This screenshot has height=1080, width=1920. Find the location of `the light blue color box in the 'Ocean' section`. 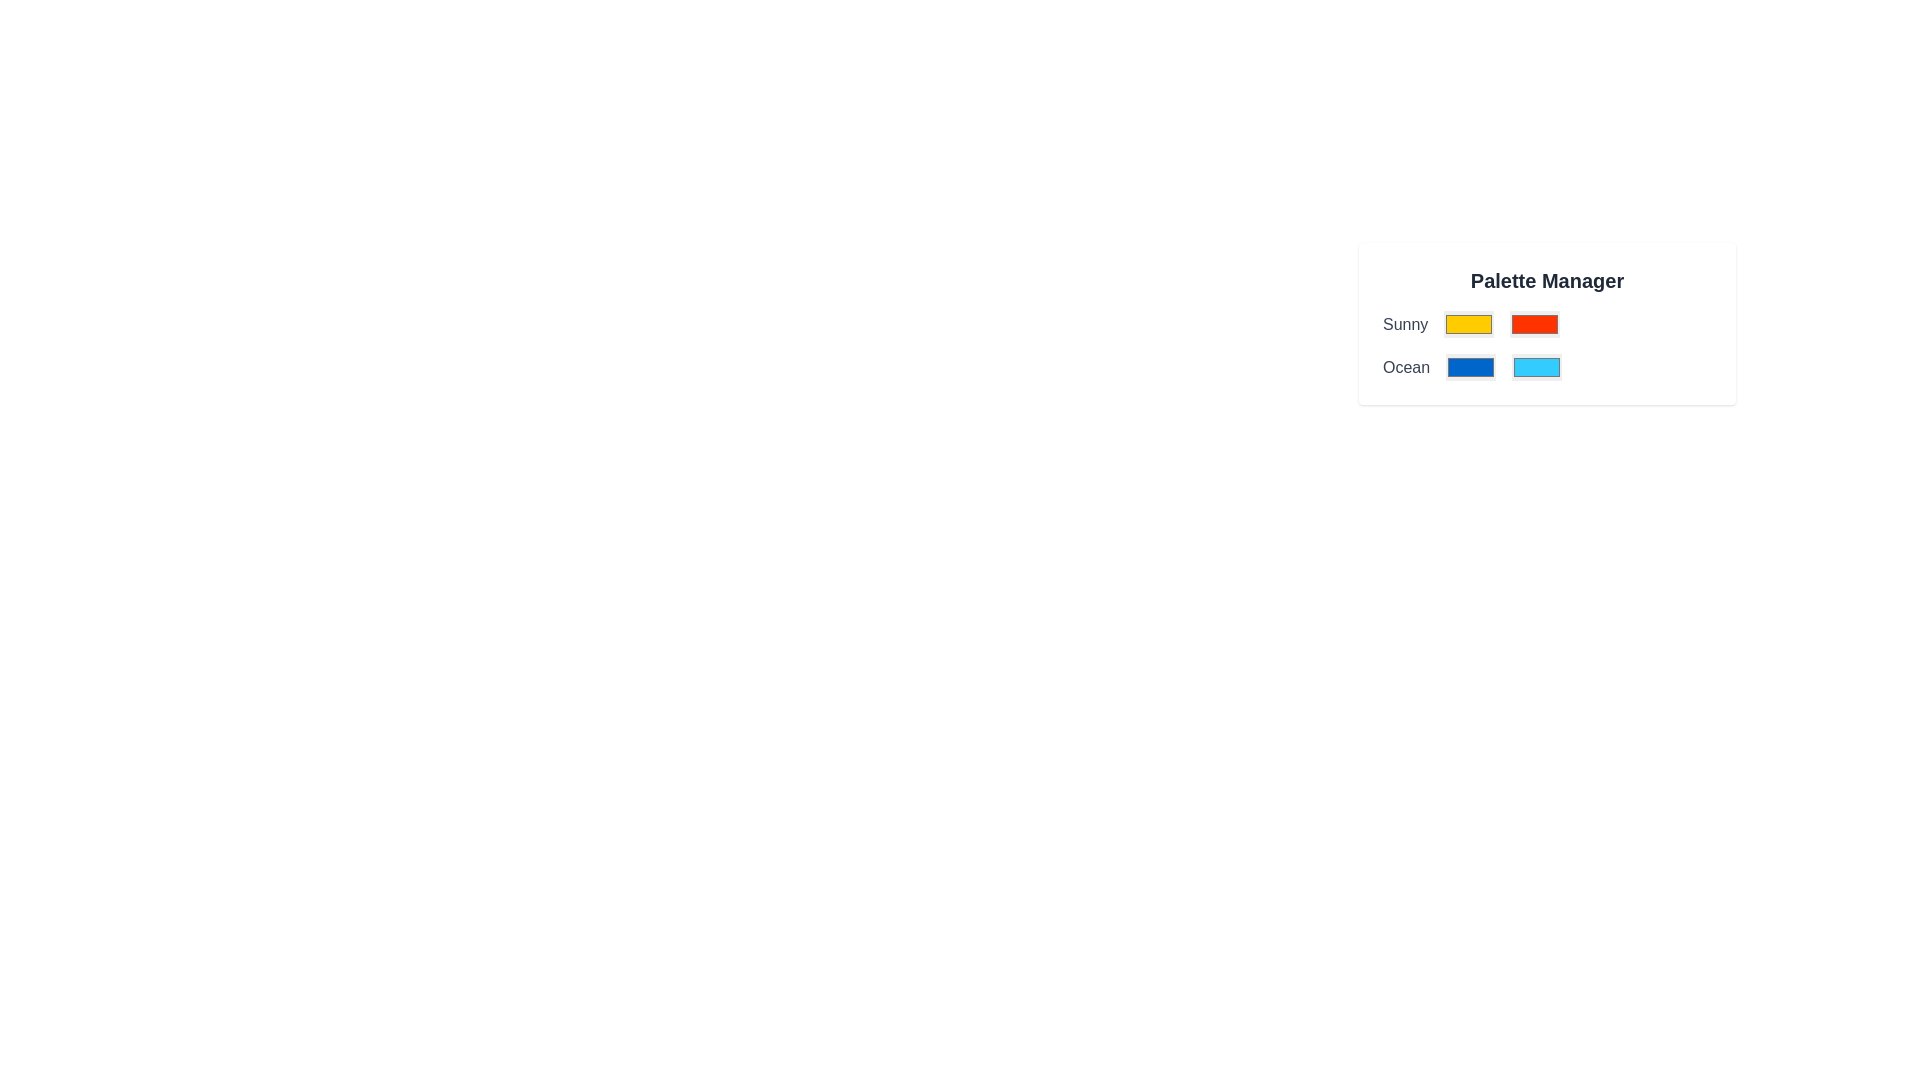

the light blue color box in the 'Ocean' section is located at coordinates (1536, 367).